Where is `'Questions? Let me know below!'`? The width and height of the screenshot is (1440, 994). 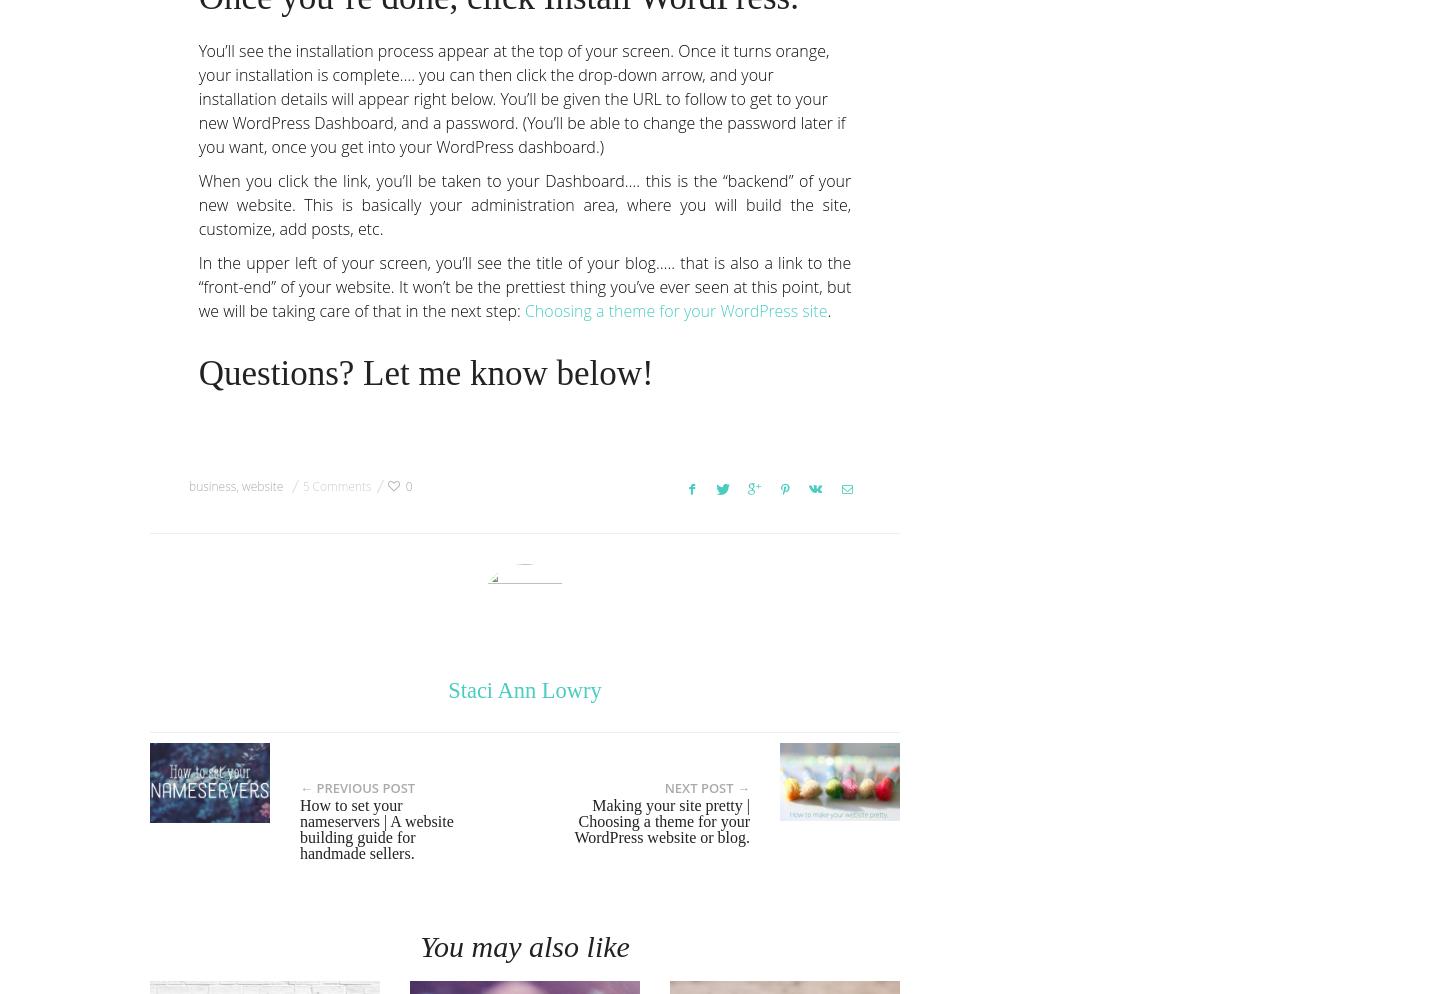 'Questions? Let me know below!' is located at coordinates (425, 372).